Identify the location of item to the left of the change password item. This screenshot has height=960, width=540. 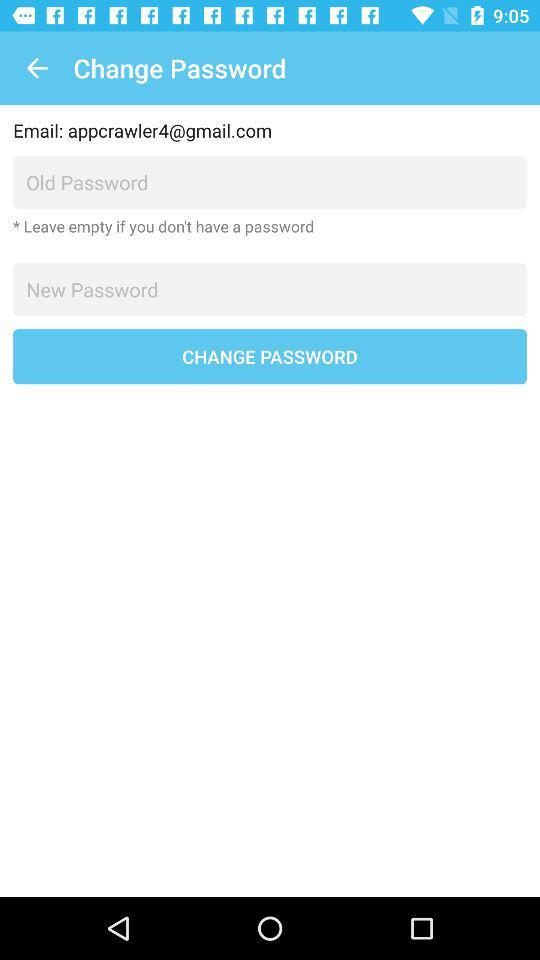
(36, 68).